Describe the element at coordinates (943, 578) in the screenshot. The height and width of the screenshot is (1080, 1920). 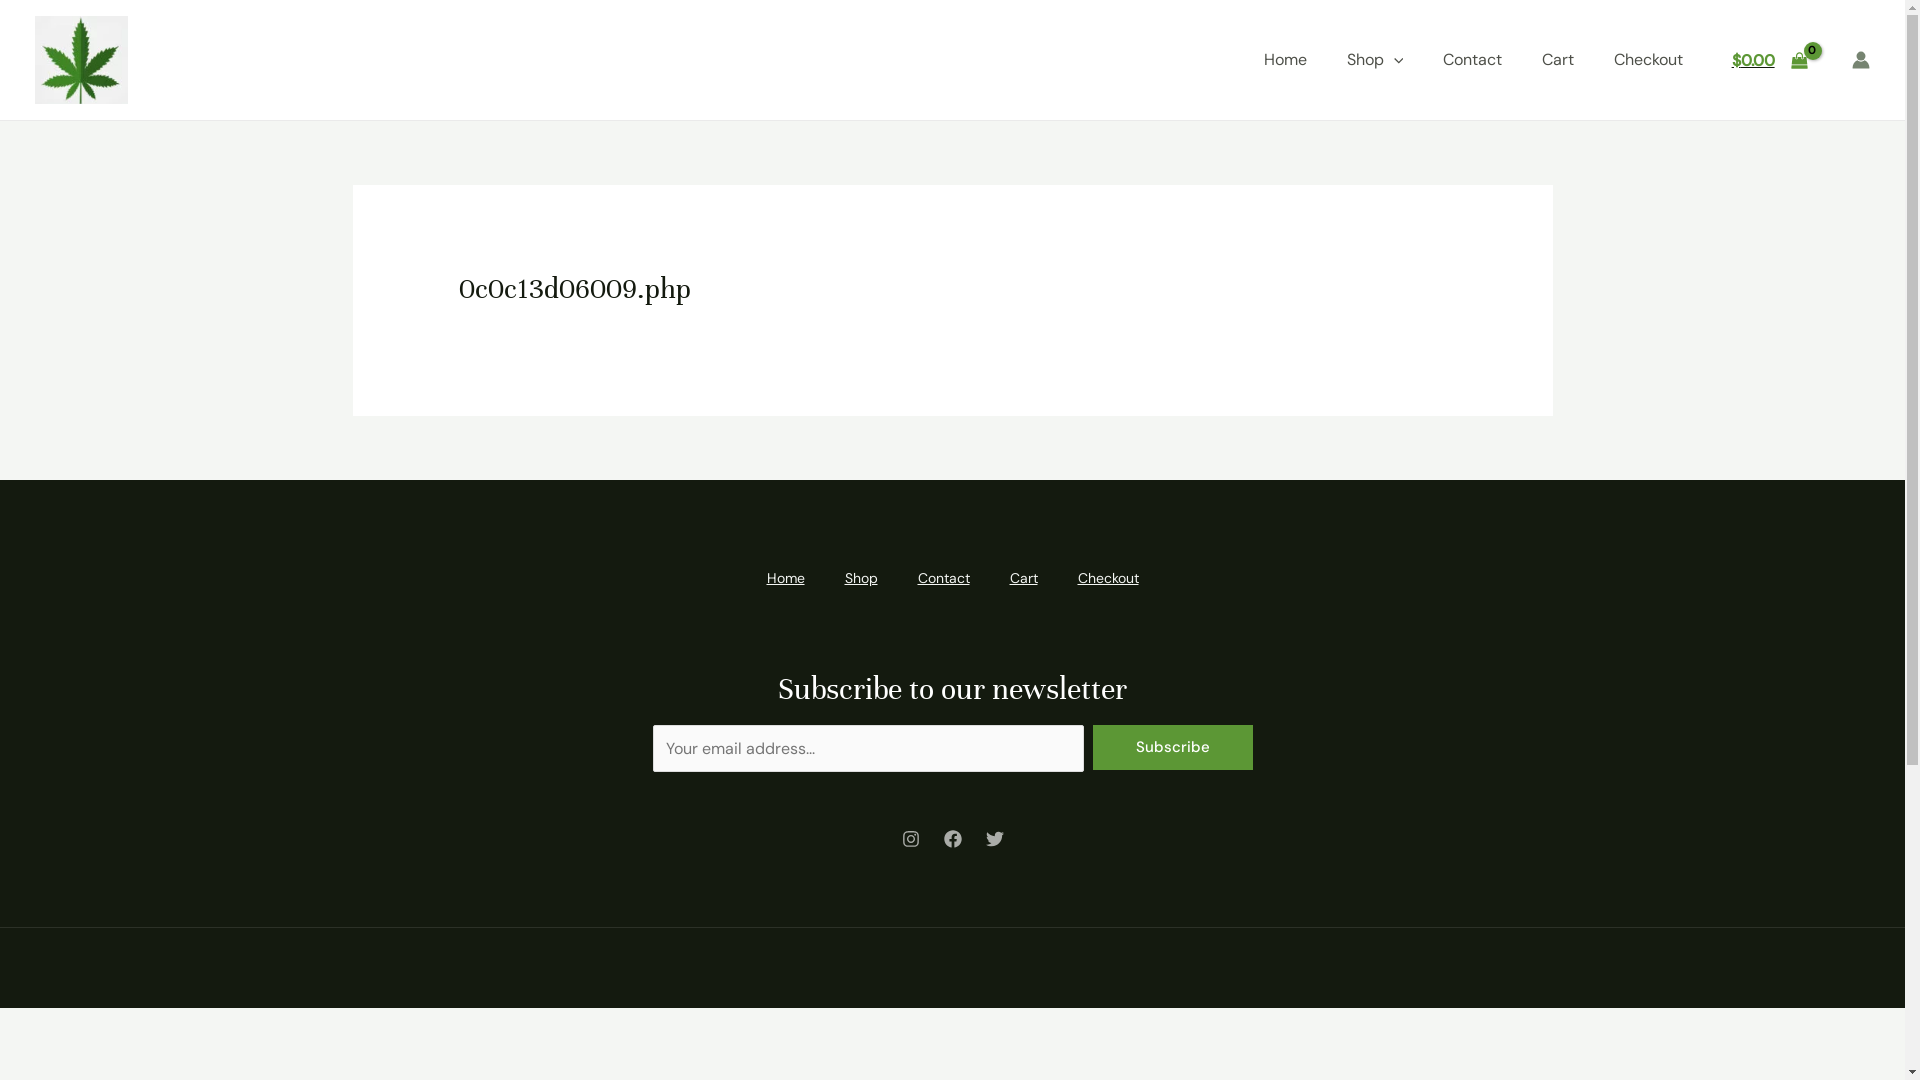
I see `'Contact'` at that location.